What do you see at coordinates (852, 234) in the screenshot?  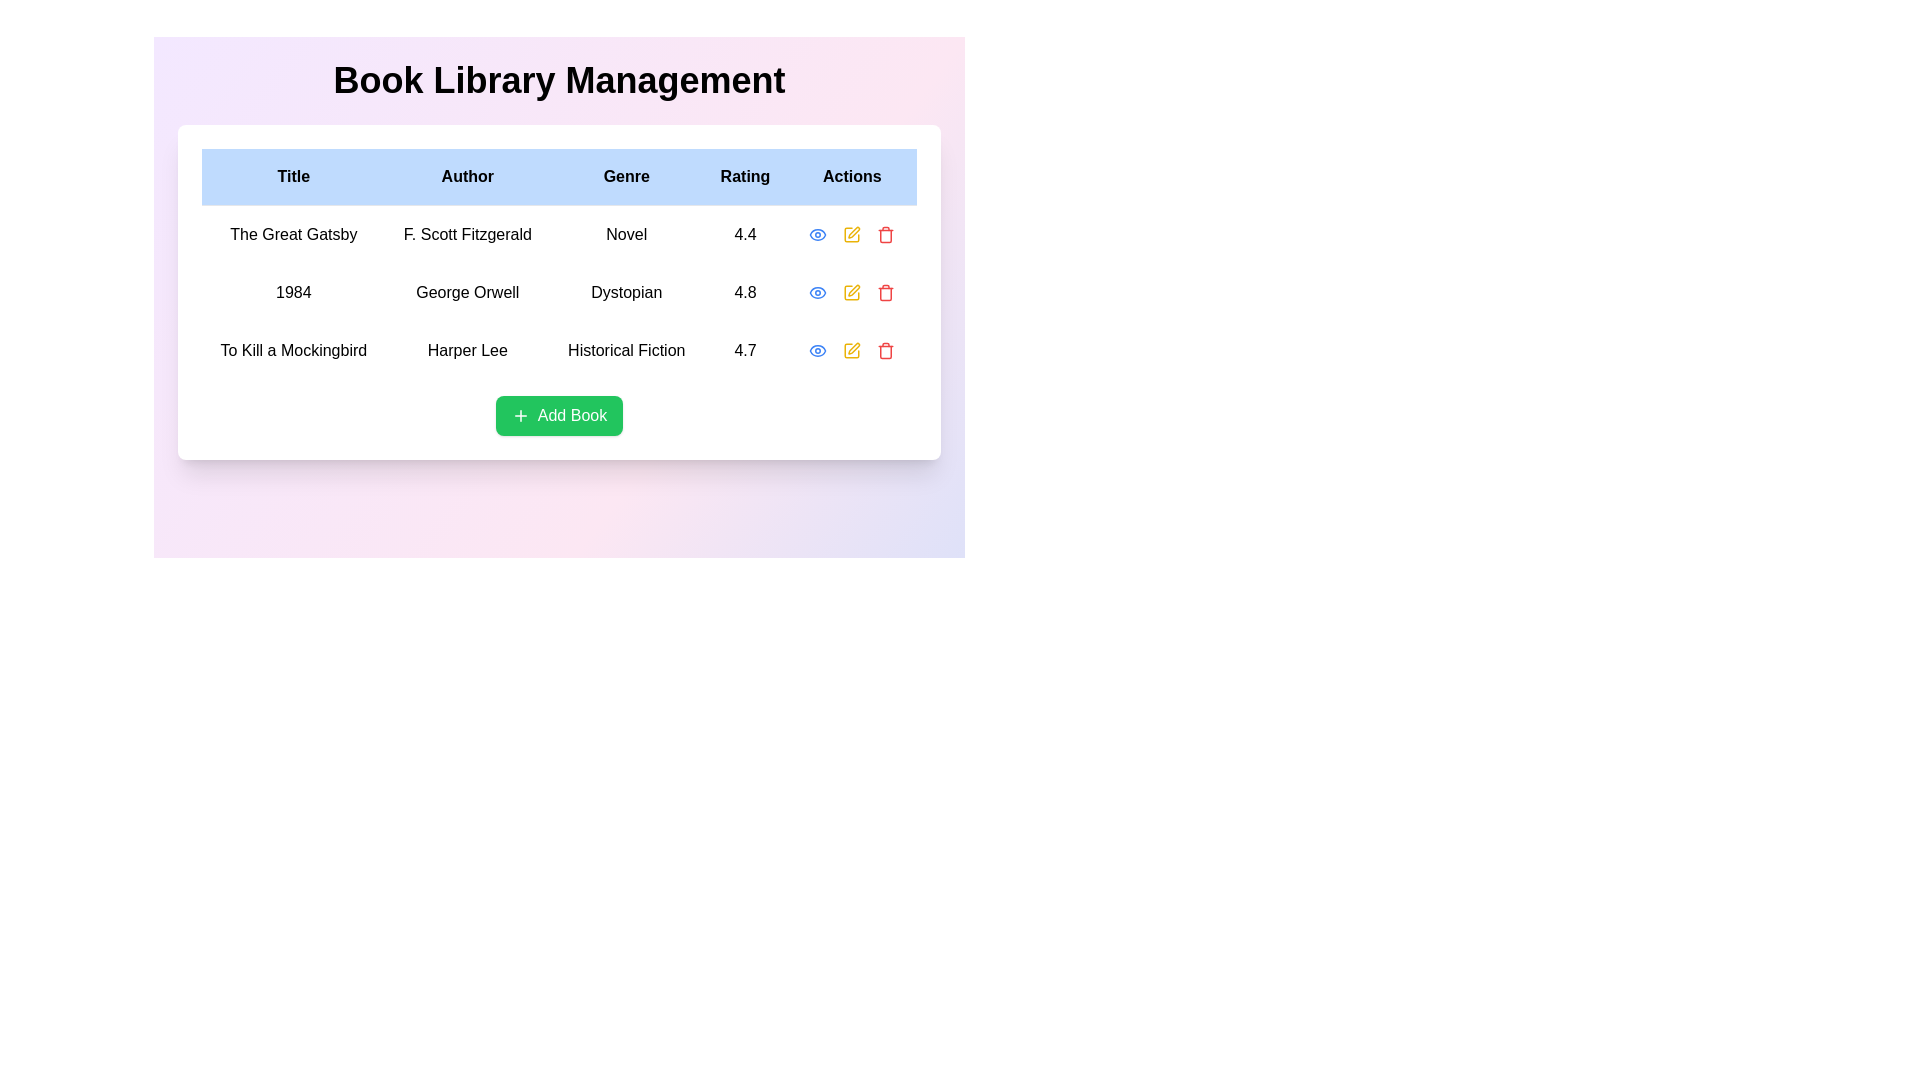 I see `the edit action icon represented by a square outline with a pen-like design in the Actions column for the book titled '1984'` at bounding box center [852, 234].